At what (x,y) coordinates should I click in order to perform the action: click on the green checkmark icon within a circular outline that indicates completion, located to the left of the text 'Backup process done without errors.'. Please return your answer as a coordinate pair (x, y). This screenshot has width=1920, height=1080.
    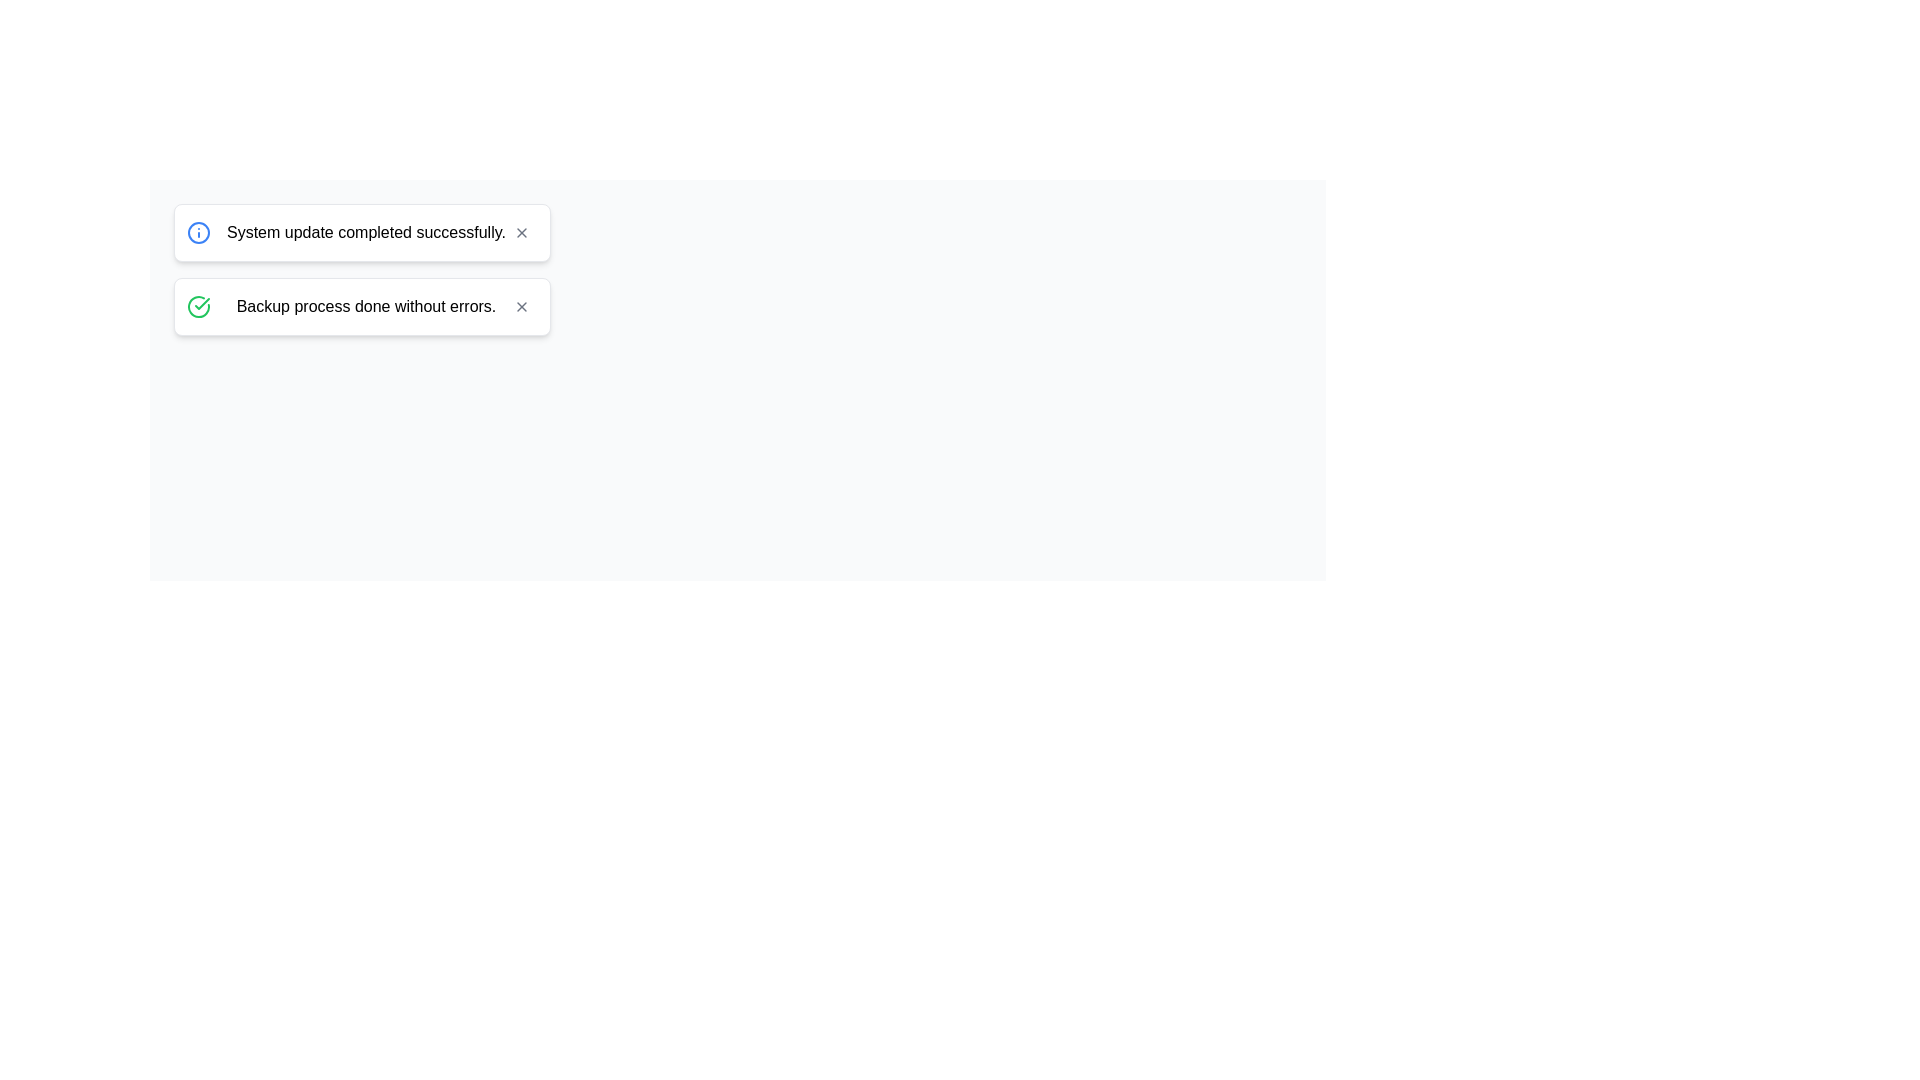
    Looking at the image, I should click on (202, 304).